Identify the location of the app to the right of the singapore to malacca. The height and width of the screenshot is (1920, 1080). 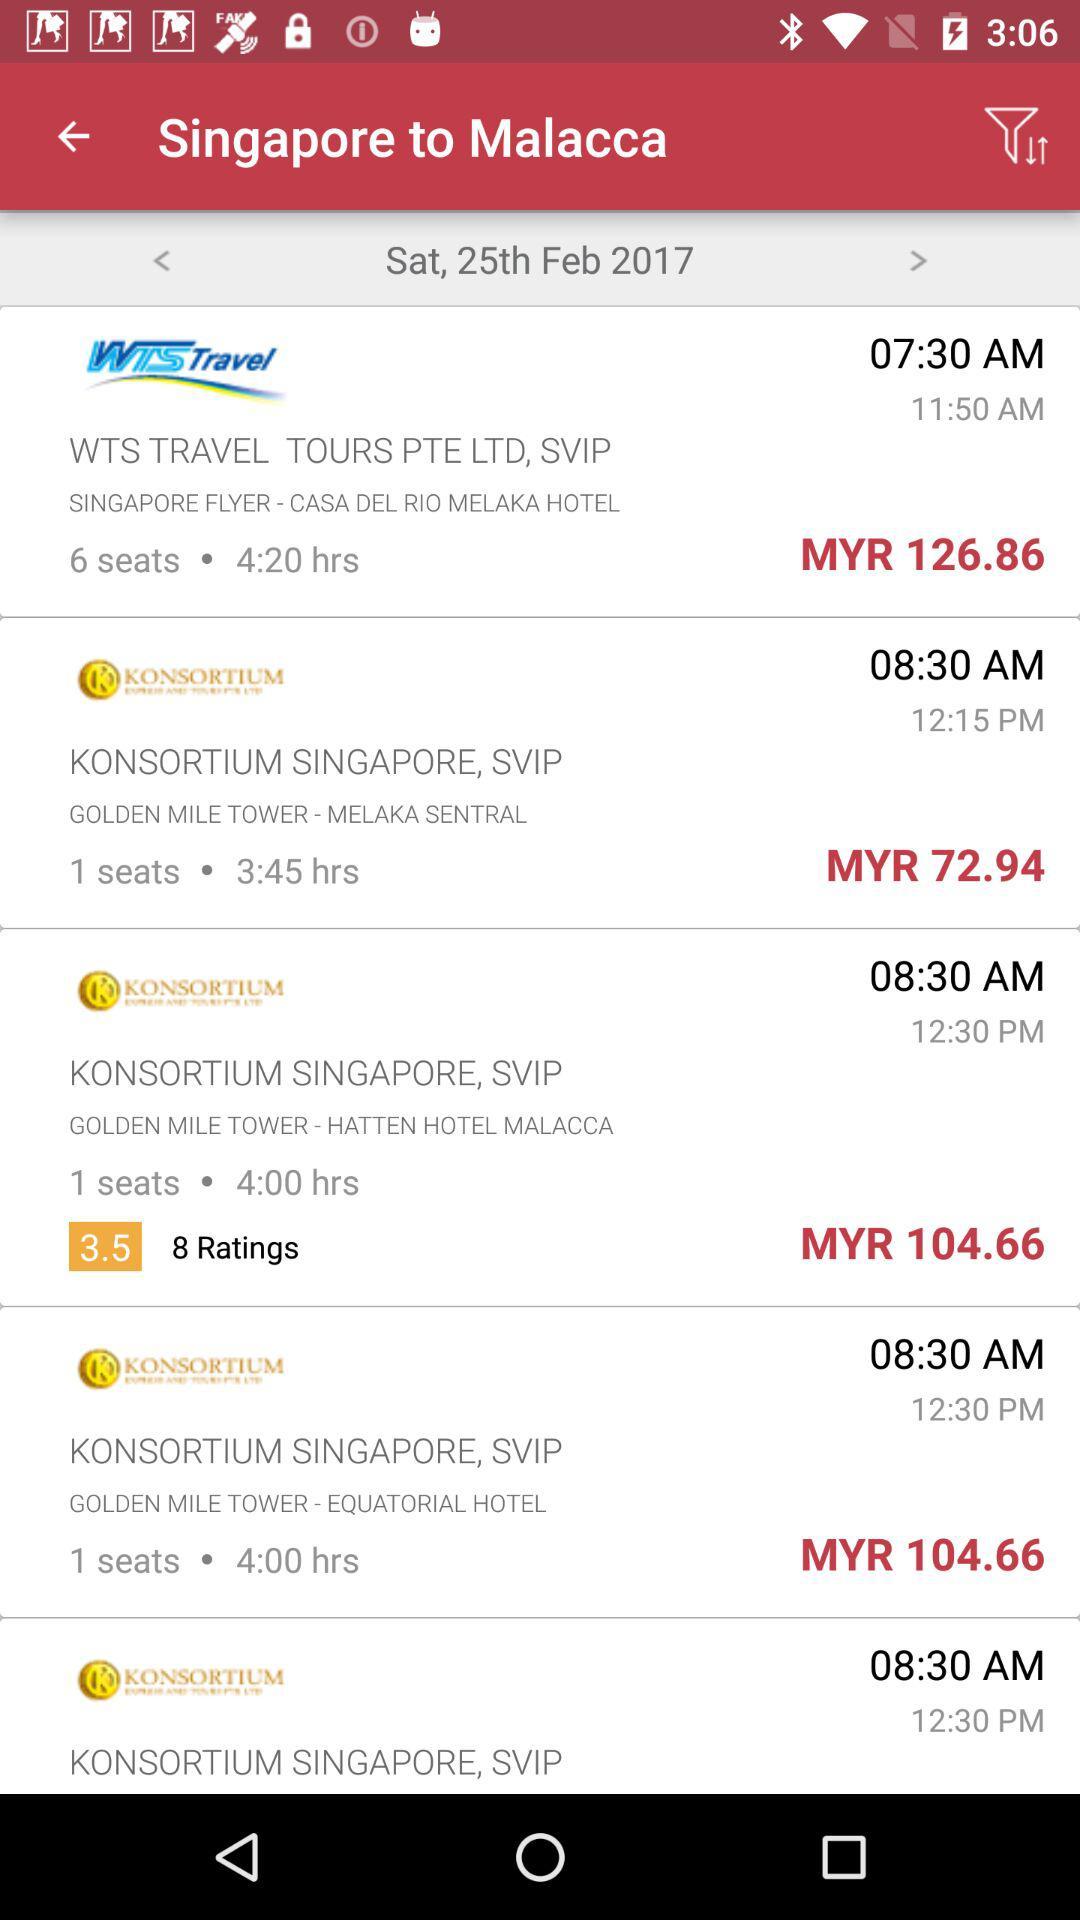
(1016, 135).